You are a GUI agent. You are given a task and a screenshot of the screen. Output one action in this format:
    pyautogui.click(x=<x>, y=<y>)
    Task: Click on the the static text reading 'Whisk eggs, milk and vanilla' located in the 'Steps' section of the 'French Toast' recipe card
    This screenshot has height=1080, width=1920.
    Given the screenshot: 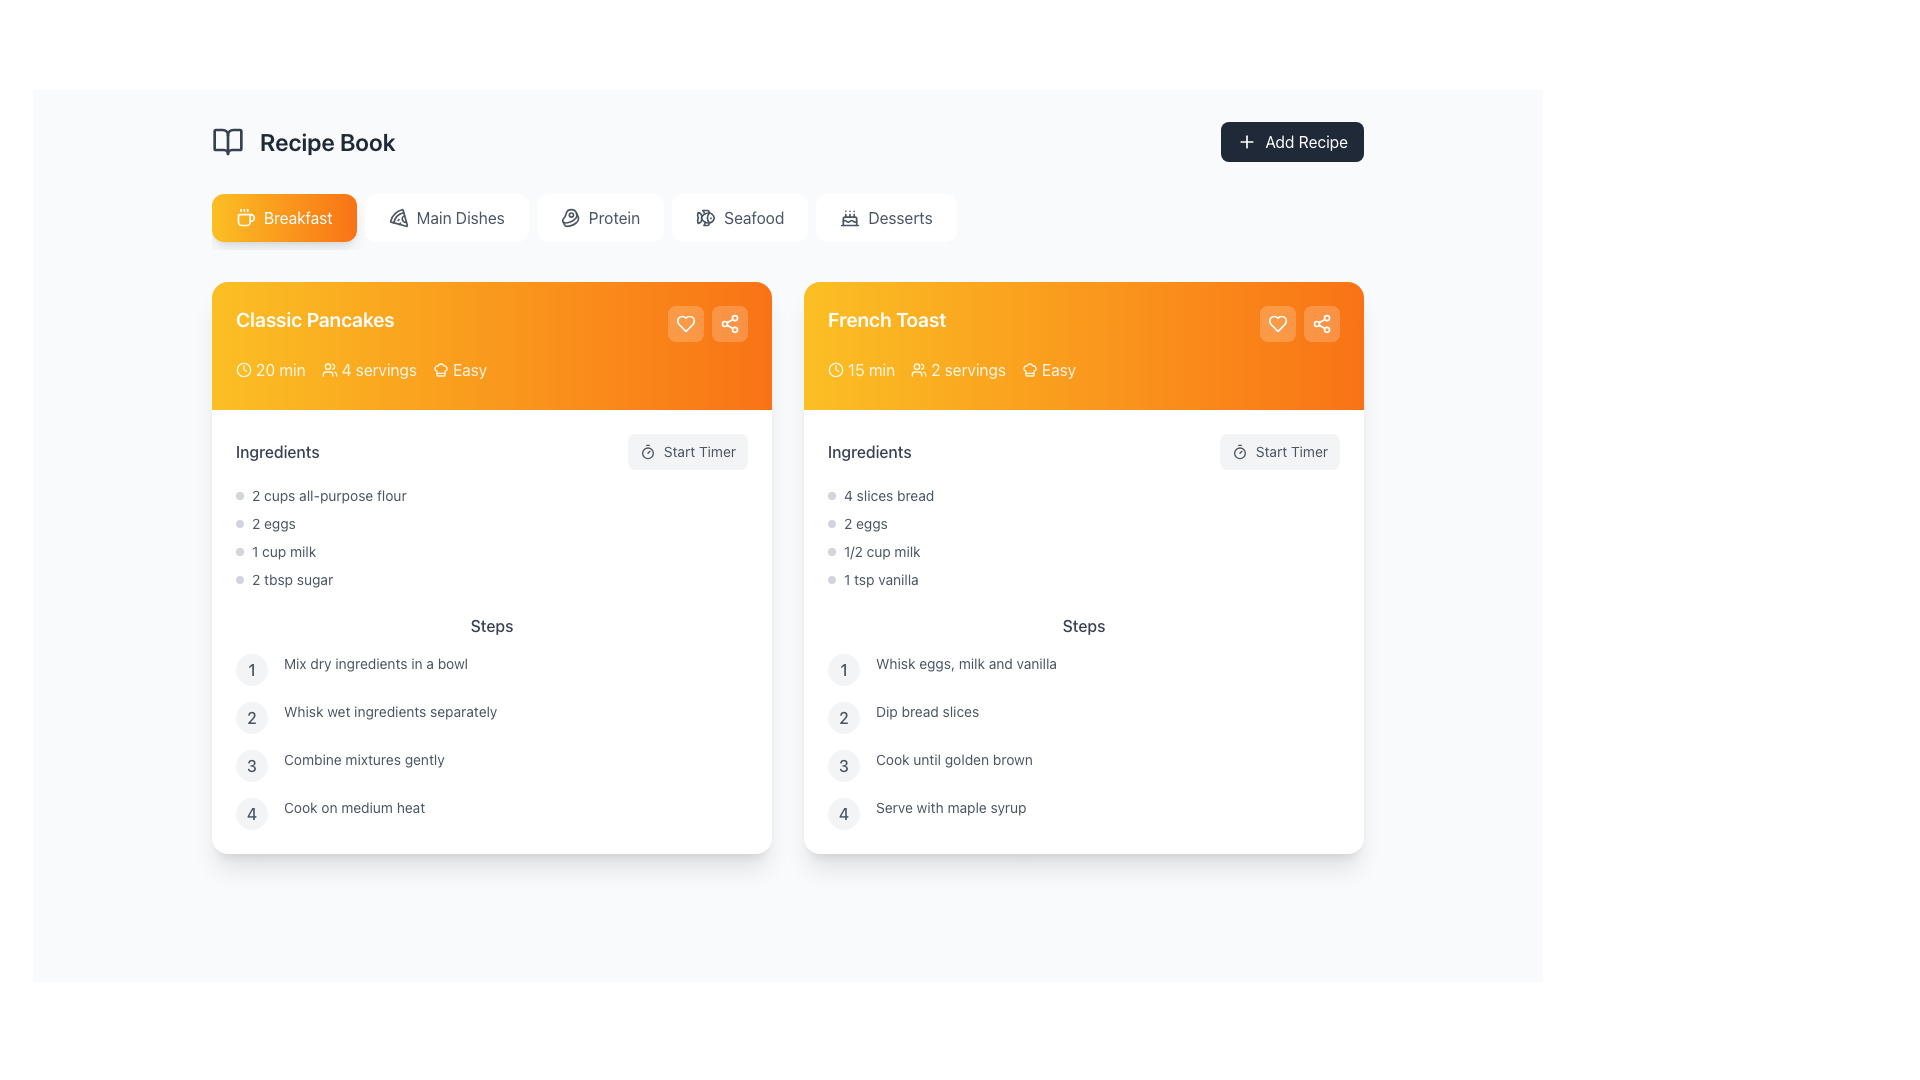 What is the action you would take?
    pyautogui.click(x=966, y=670)
    